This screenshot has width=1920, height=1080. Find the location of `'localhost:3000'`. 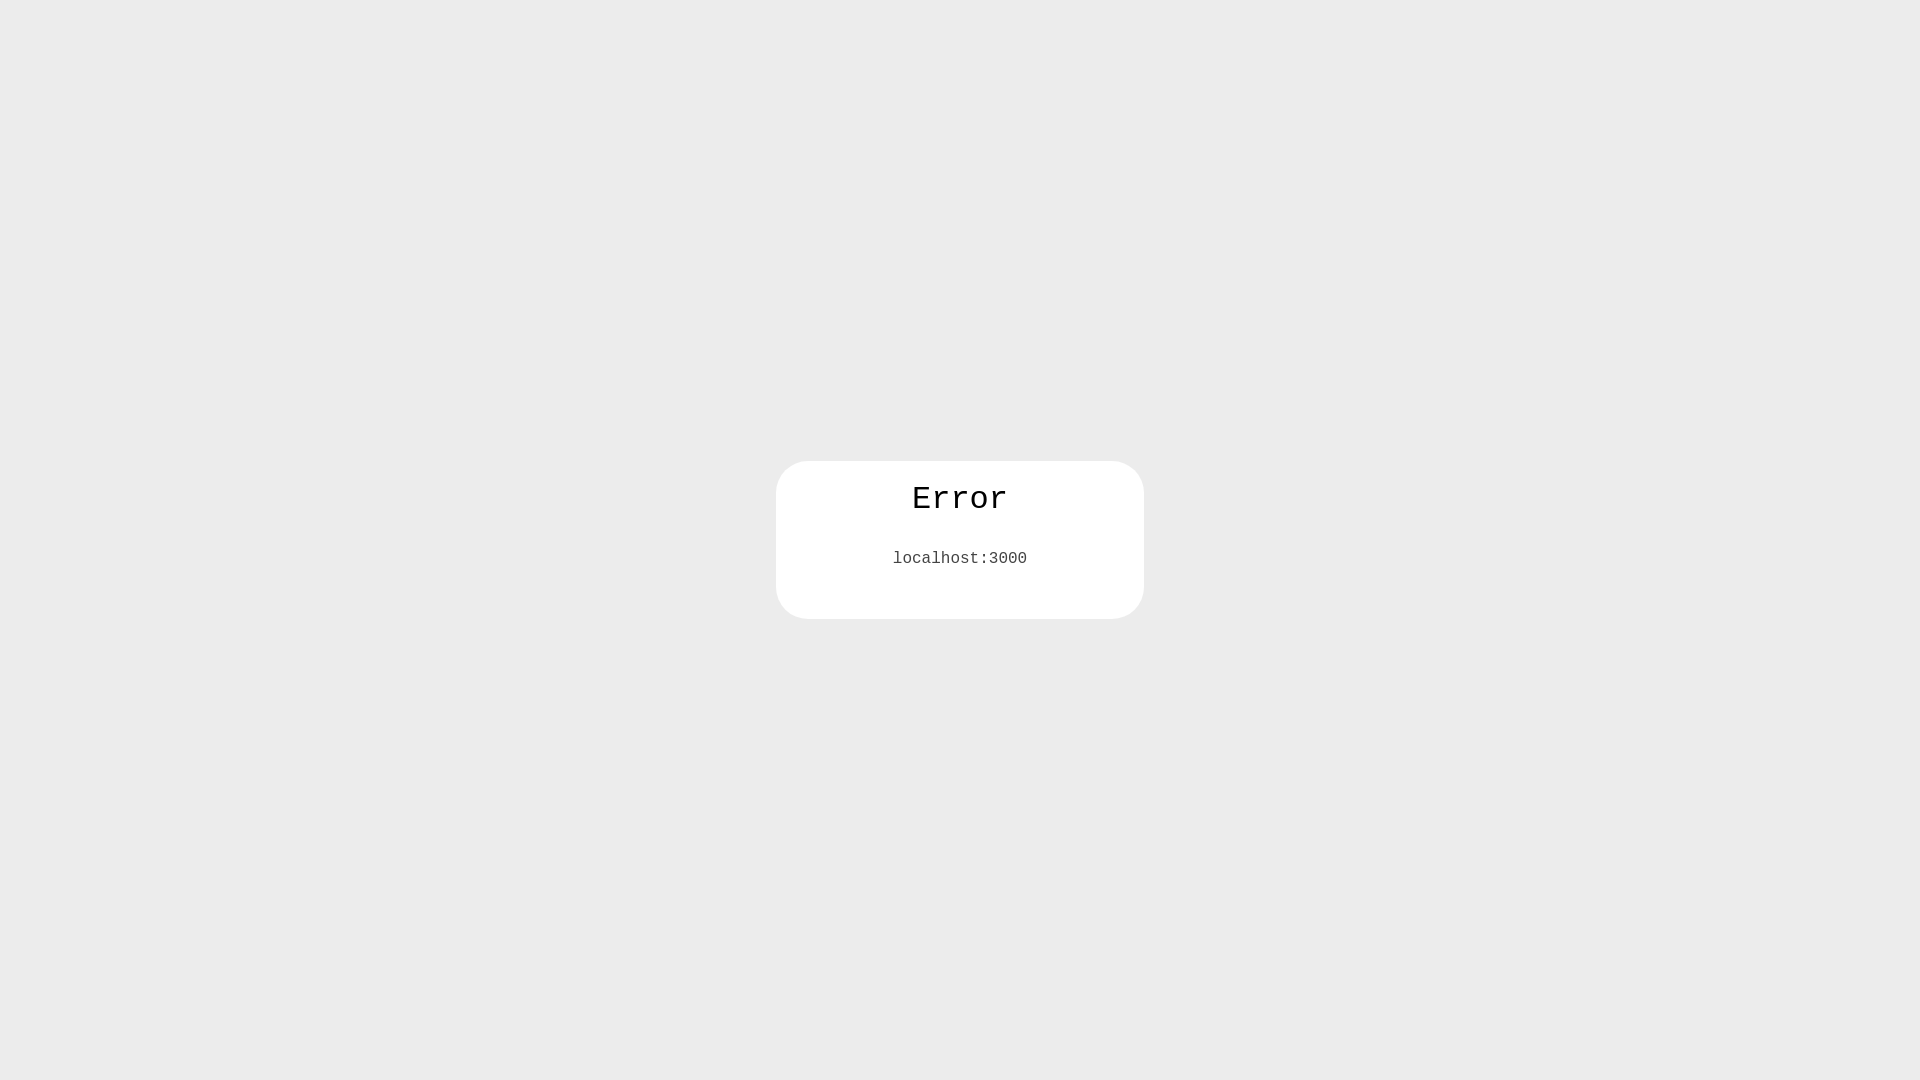

'localhost:3000' is located at coordinates (960, 559).